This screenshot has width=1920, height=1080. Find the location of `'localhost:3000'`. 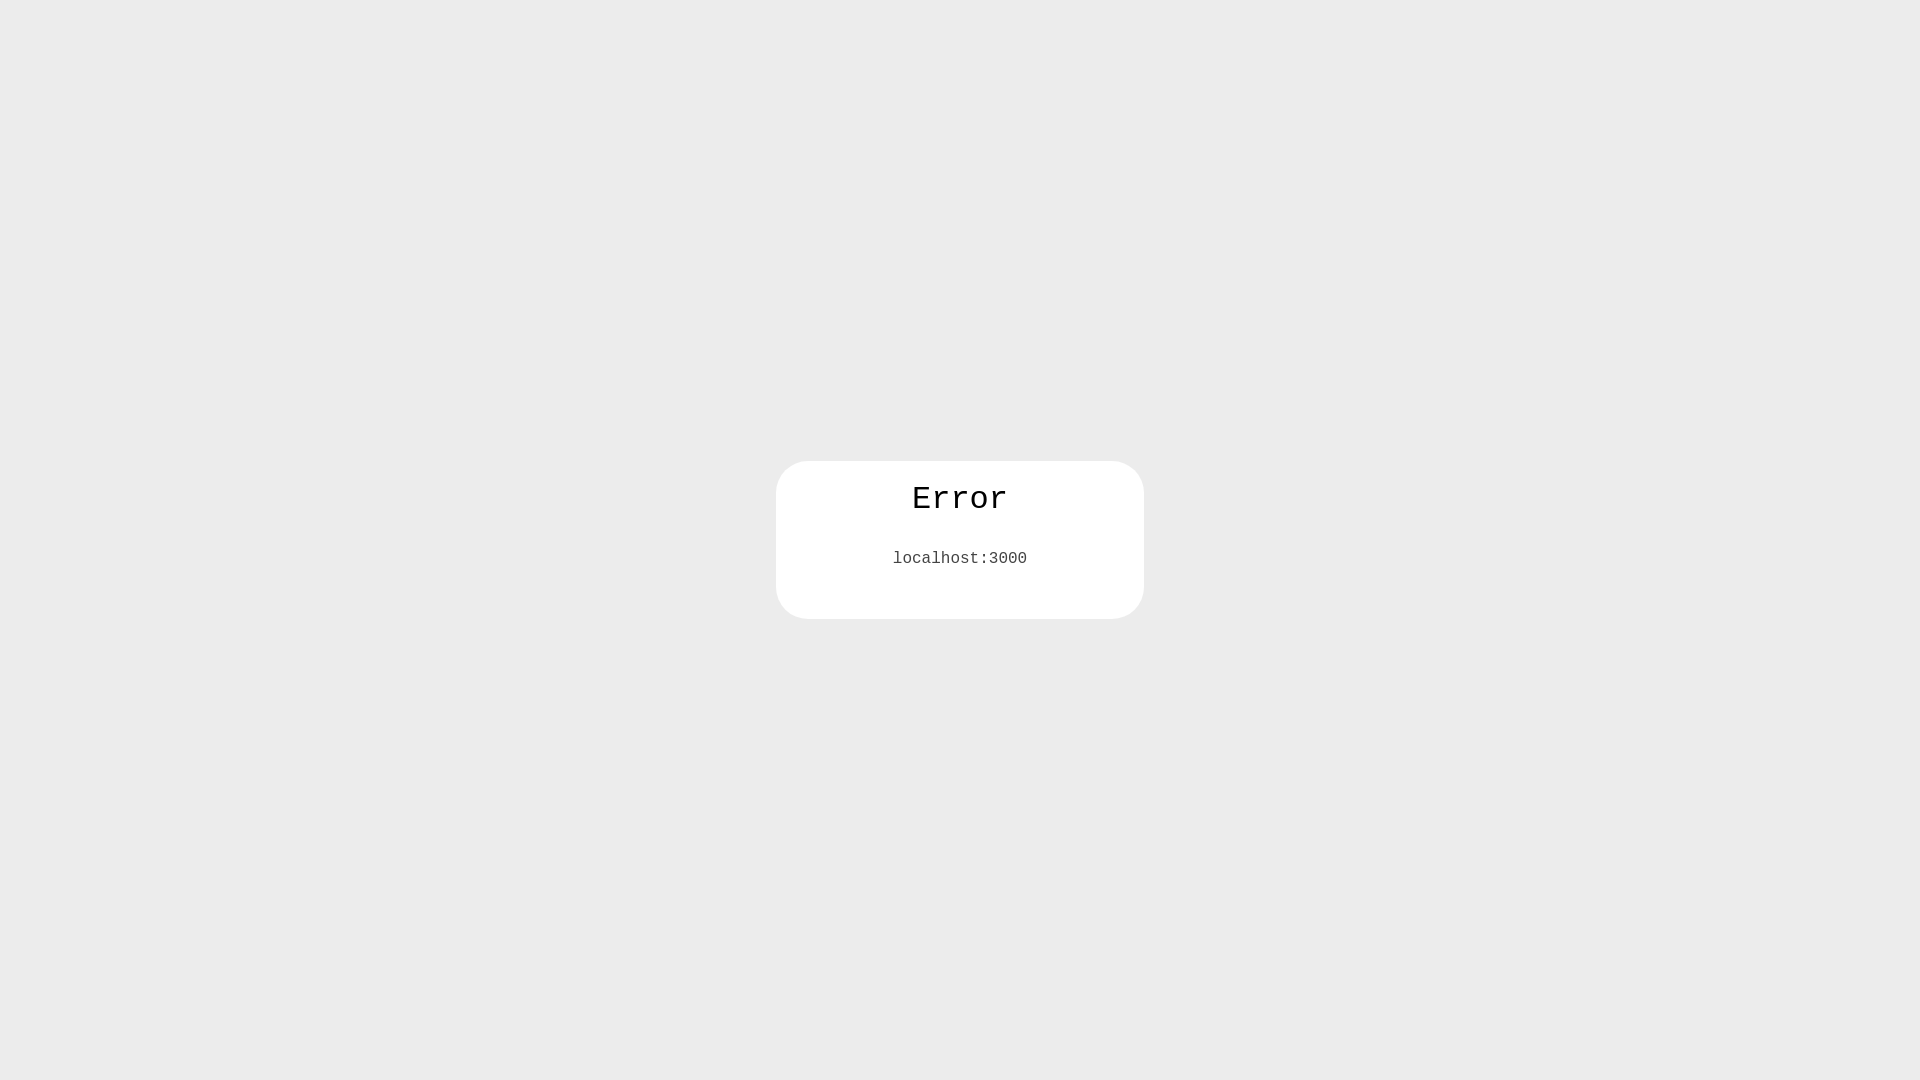

'localhost:3000' is located at coordinates (960, 559).